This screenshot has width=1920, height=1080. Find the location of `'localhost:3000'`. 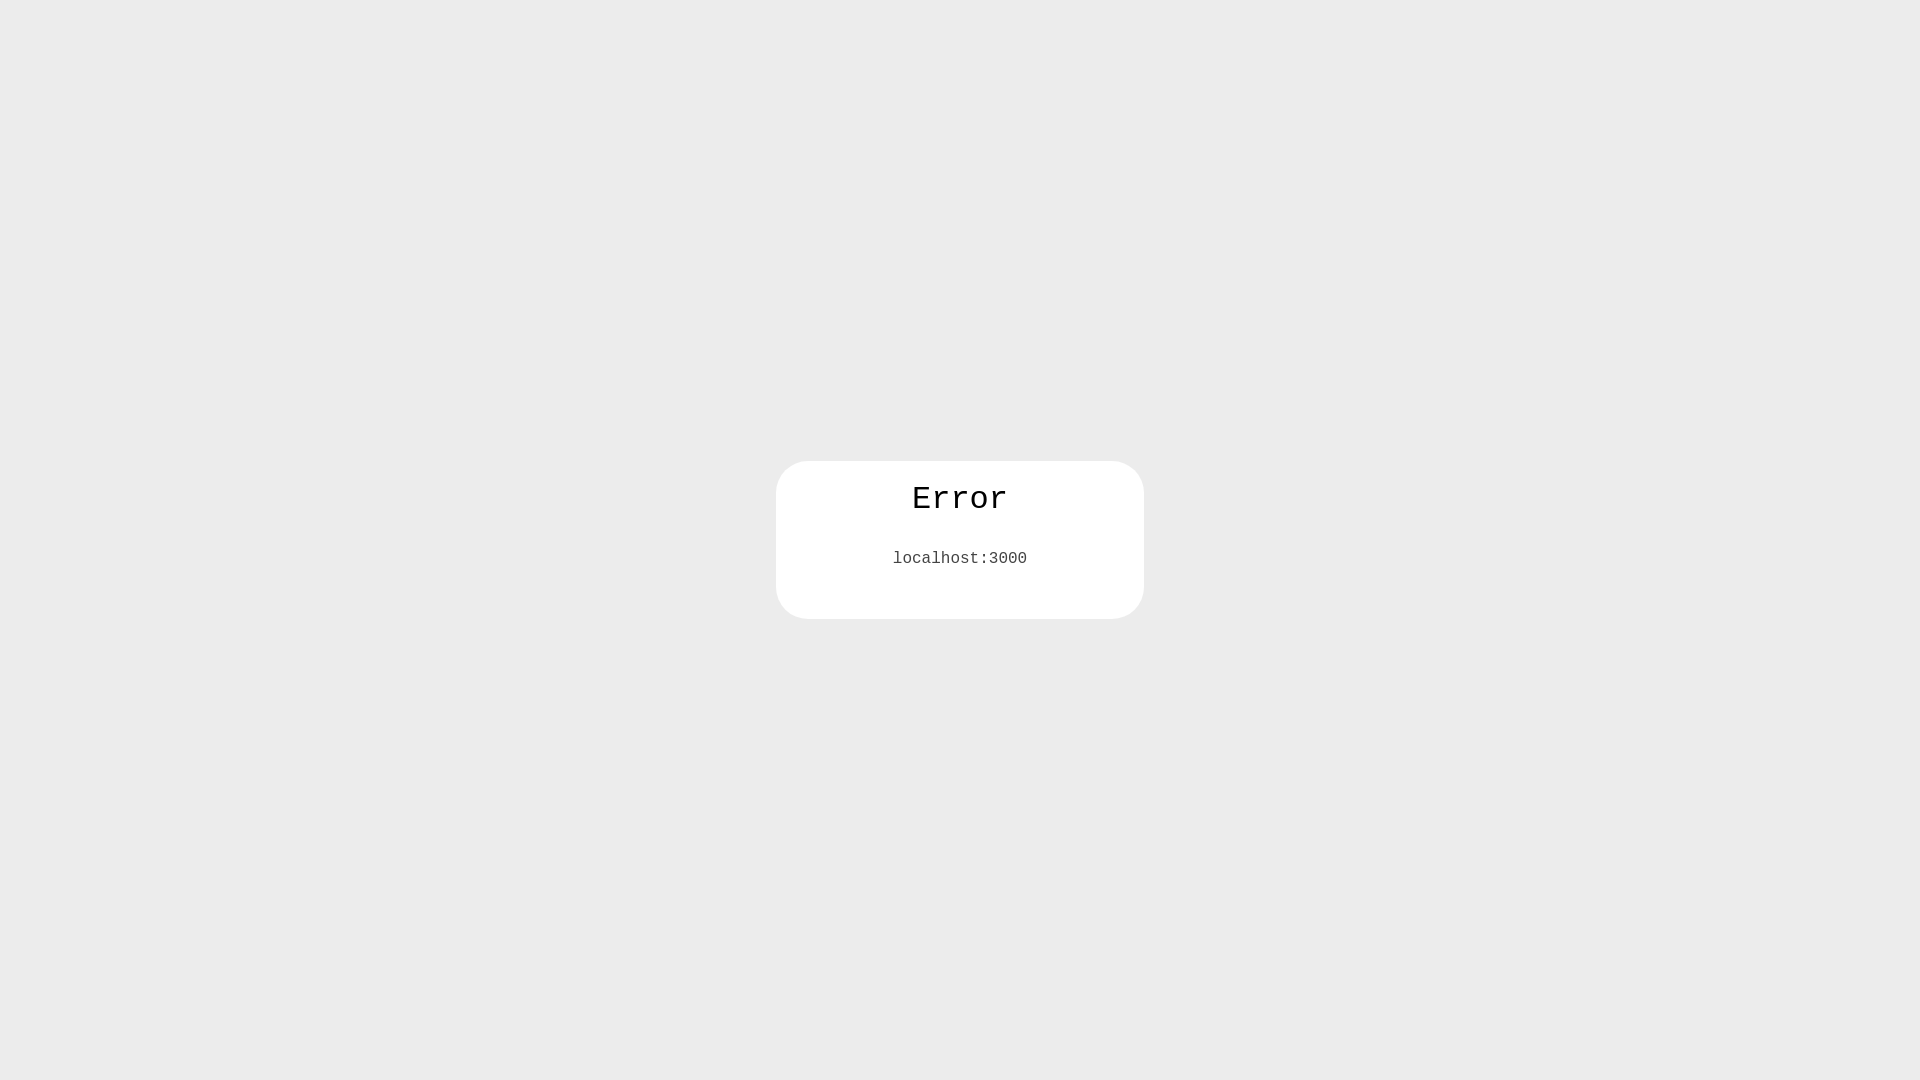

'localhost:3000' is located at coordinates (960, 559).